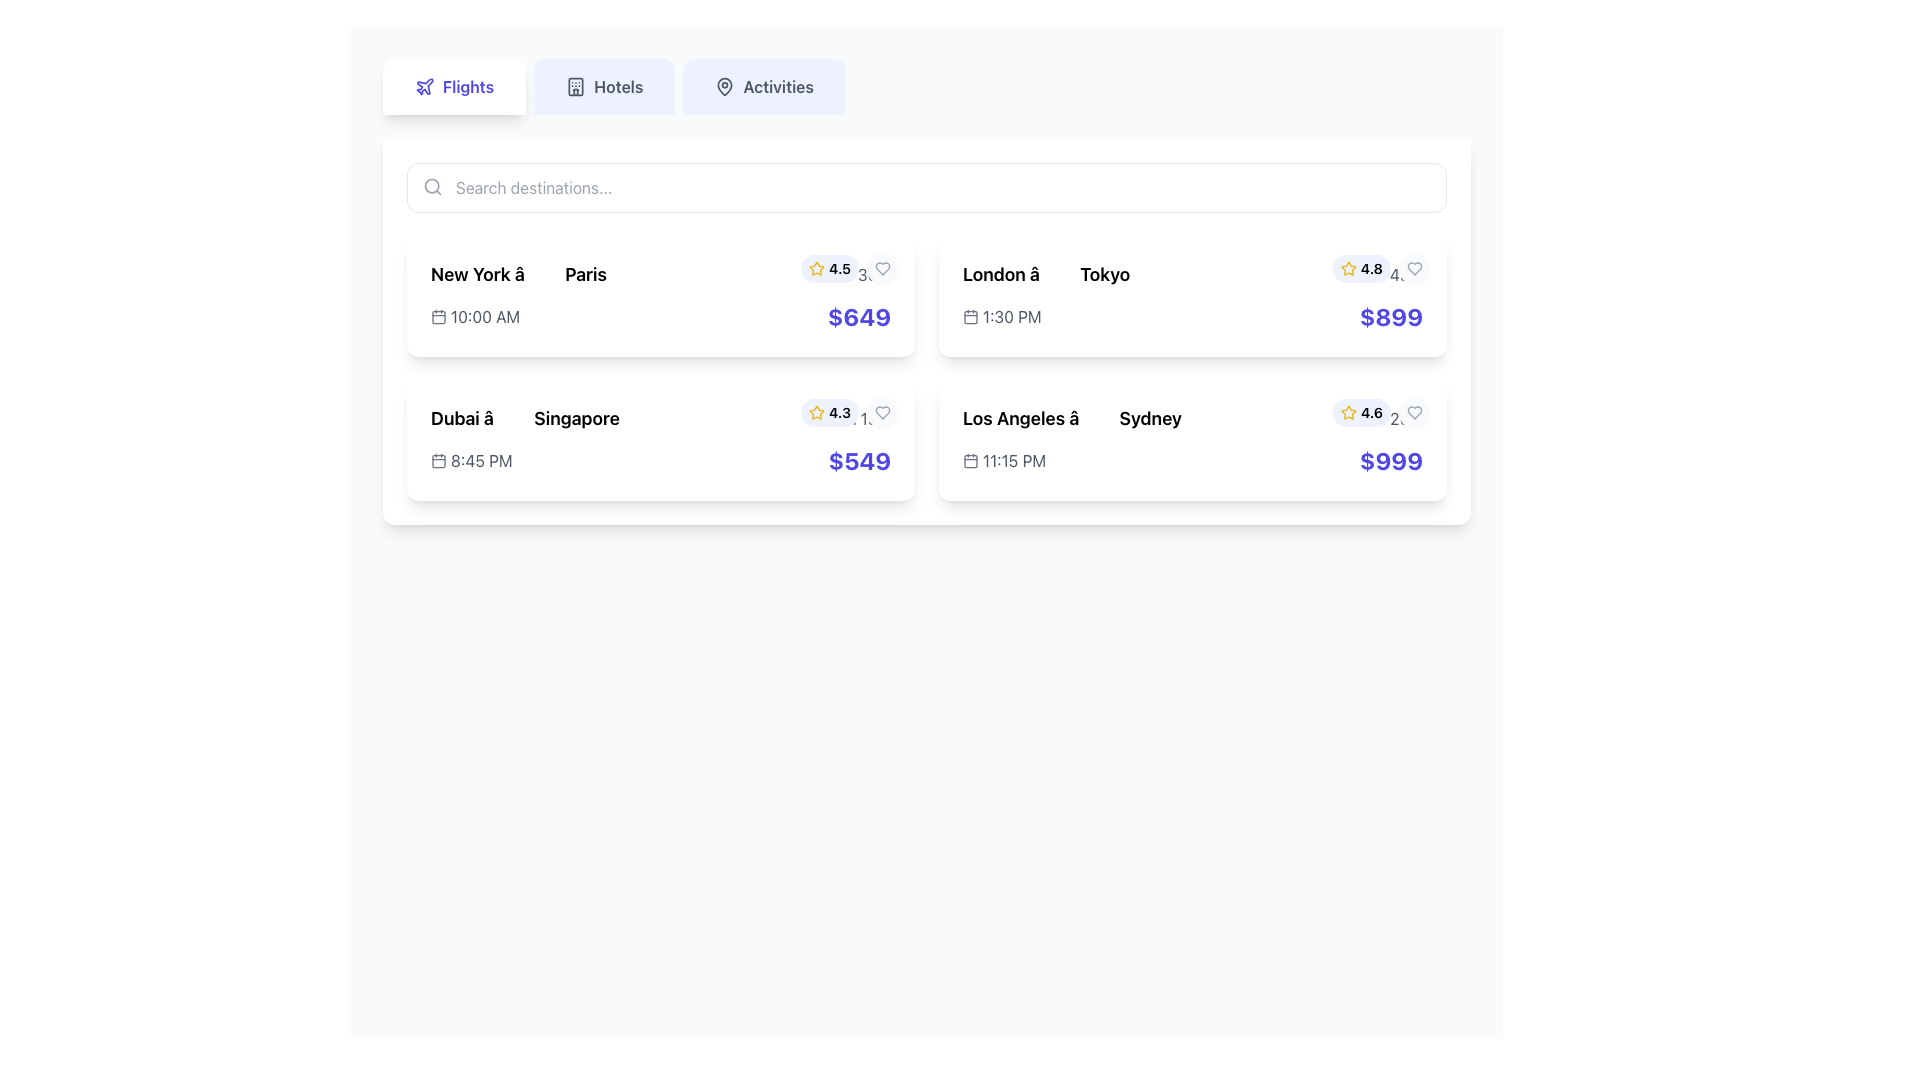  I want to click on the map pin icon located in the 'Activities' tab of the navigation bar, so click(724, 86).